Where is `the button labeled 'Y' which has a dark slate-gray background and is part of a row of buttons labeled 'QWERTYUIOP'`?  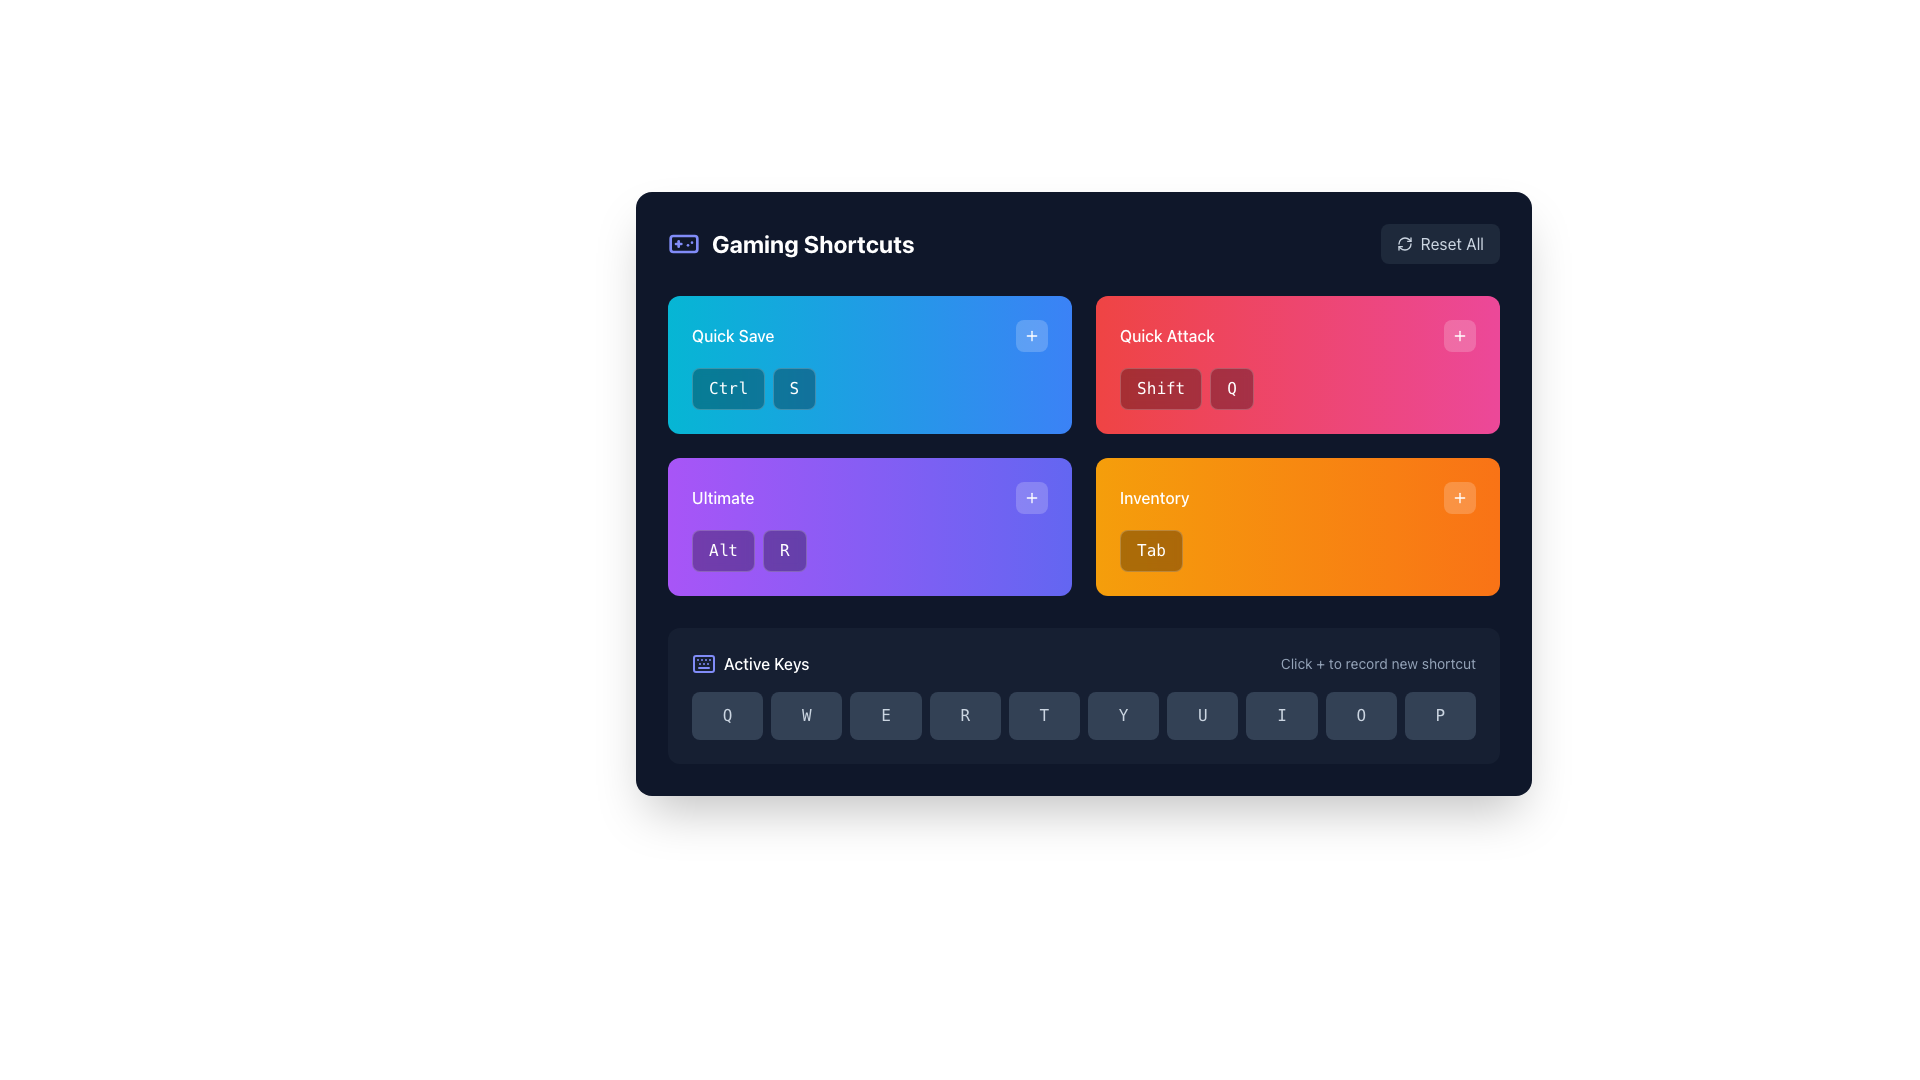
the button labeled 'Y' which has a dark slate-gray background and is part of a row of buttons labeled 'QWERTYUIOP' is located at coordinates (1123, 715).